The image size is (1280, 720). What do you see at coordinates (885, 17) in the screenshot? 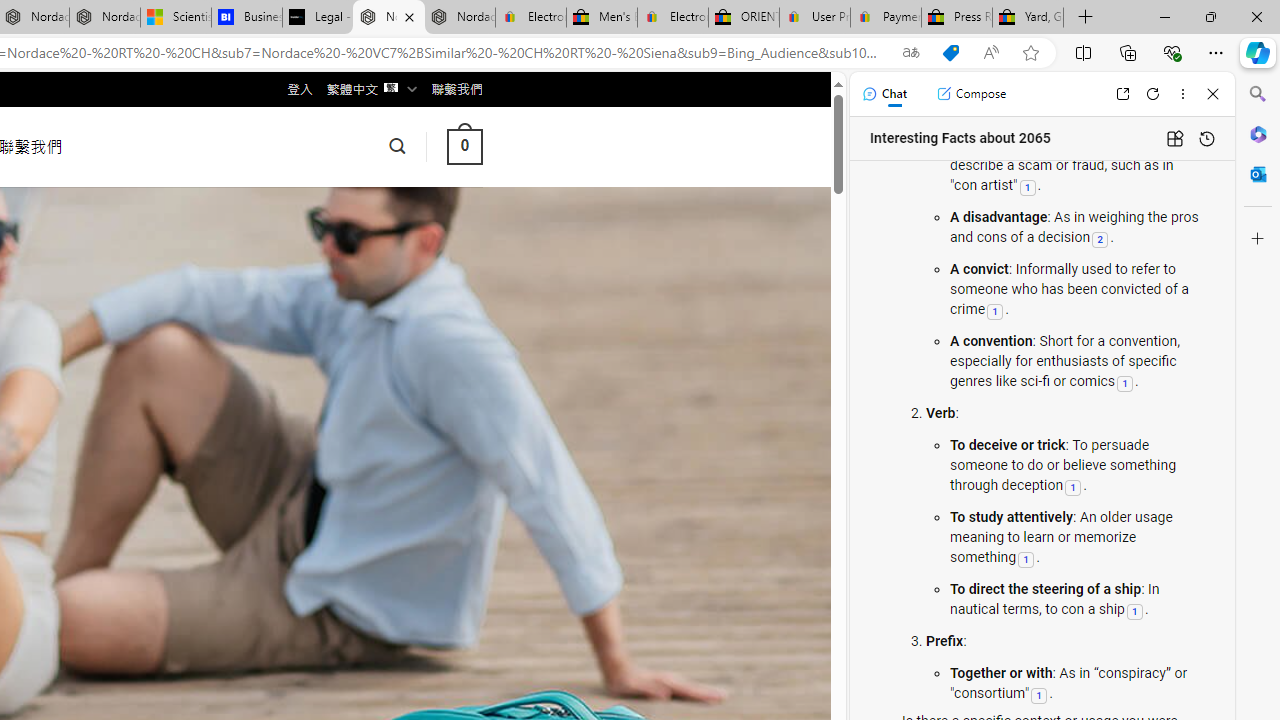
I see `'Payments Terms of Use | eBay.com'` at bounding box center [885, 17].